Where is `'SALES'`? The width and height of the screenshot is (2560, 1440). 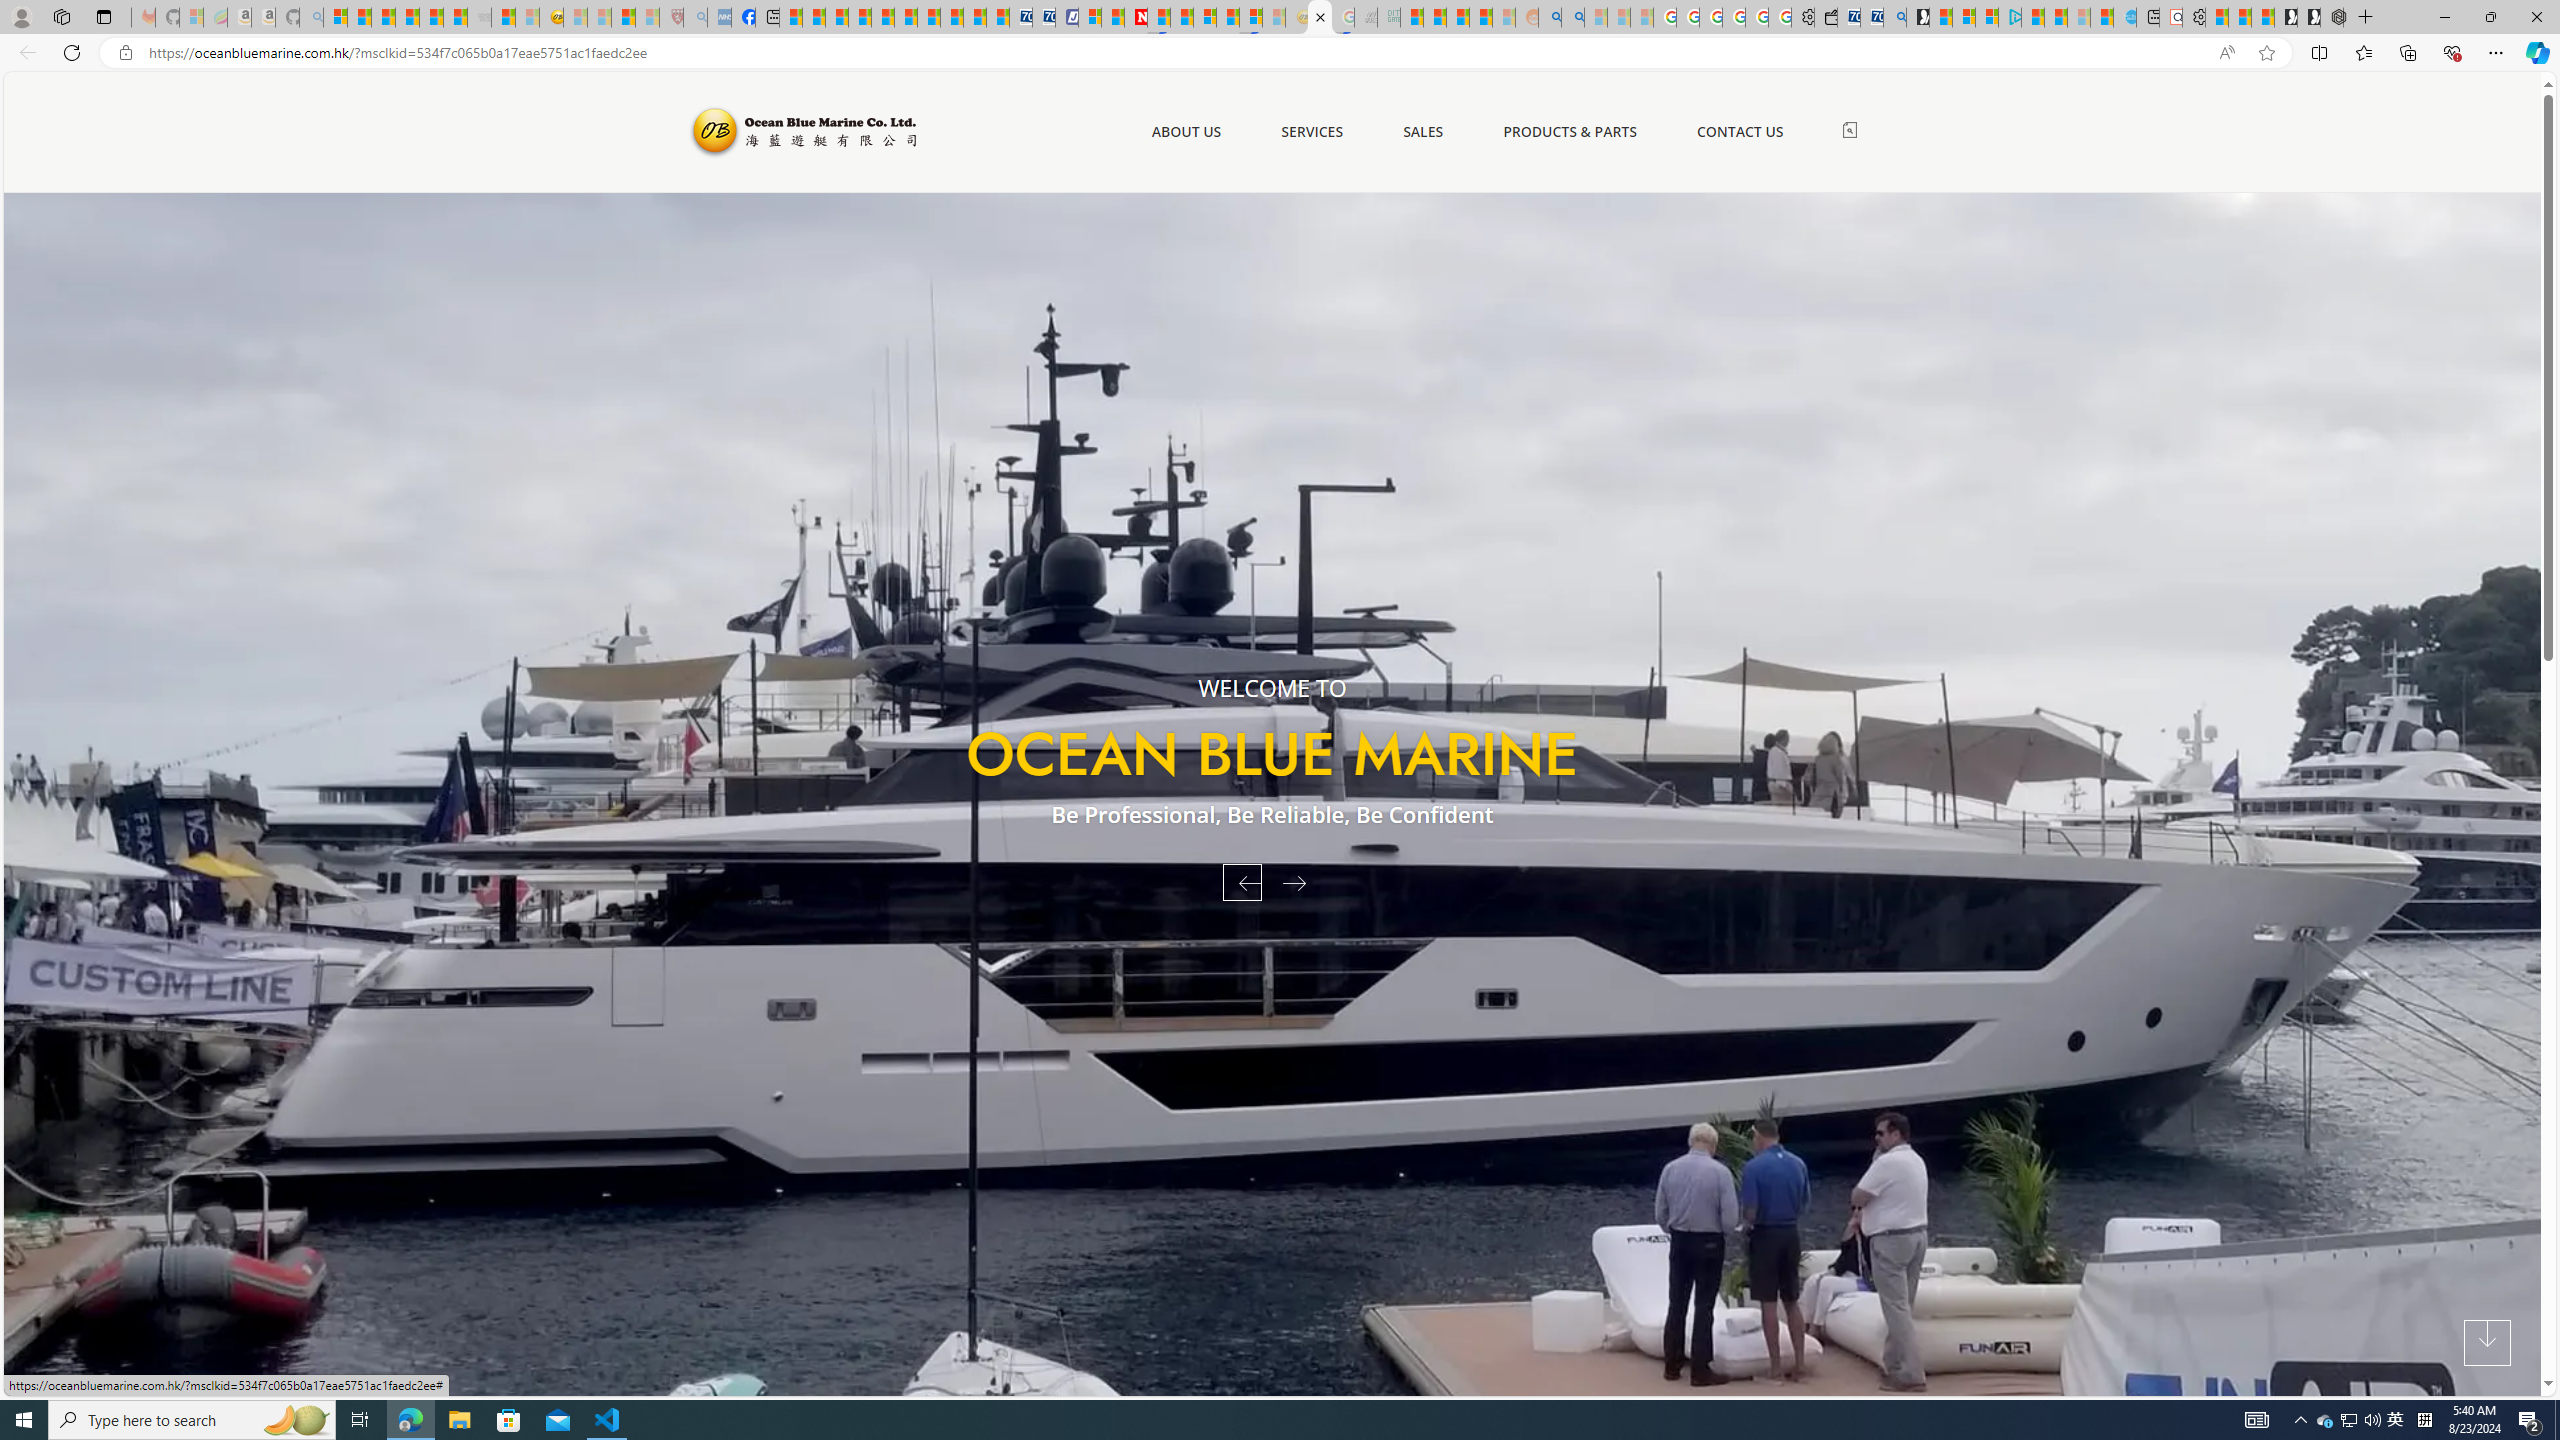
'SALES' is located at coordinates (1422, 130).